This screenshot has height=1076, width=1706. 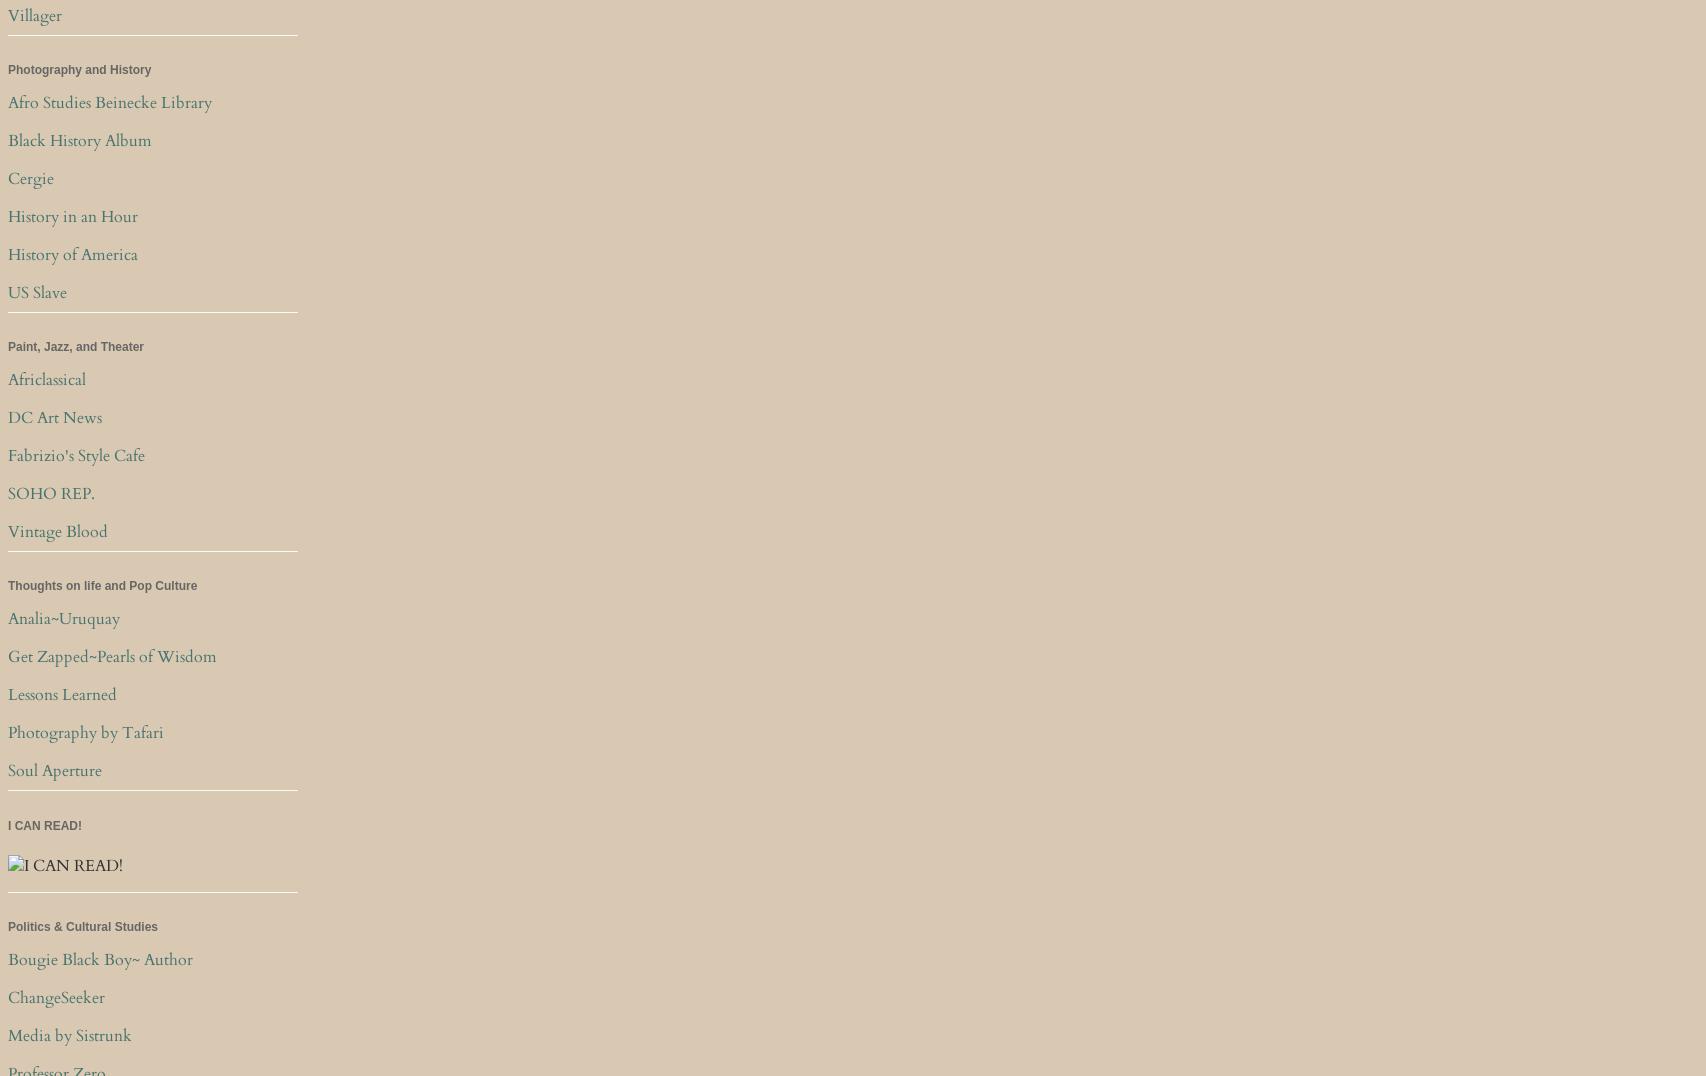 I want to click on 'Politics & Cultural Studies', so click(x=8, y=925).